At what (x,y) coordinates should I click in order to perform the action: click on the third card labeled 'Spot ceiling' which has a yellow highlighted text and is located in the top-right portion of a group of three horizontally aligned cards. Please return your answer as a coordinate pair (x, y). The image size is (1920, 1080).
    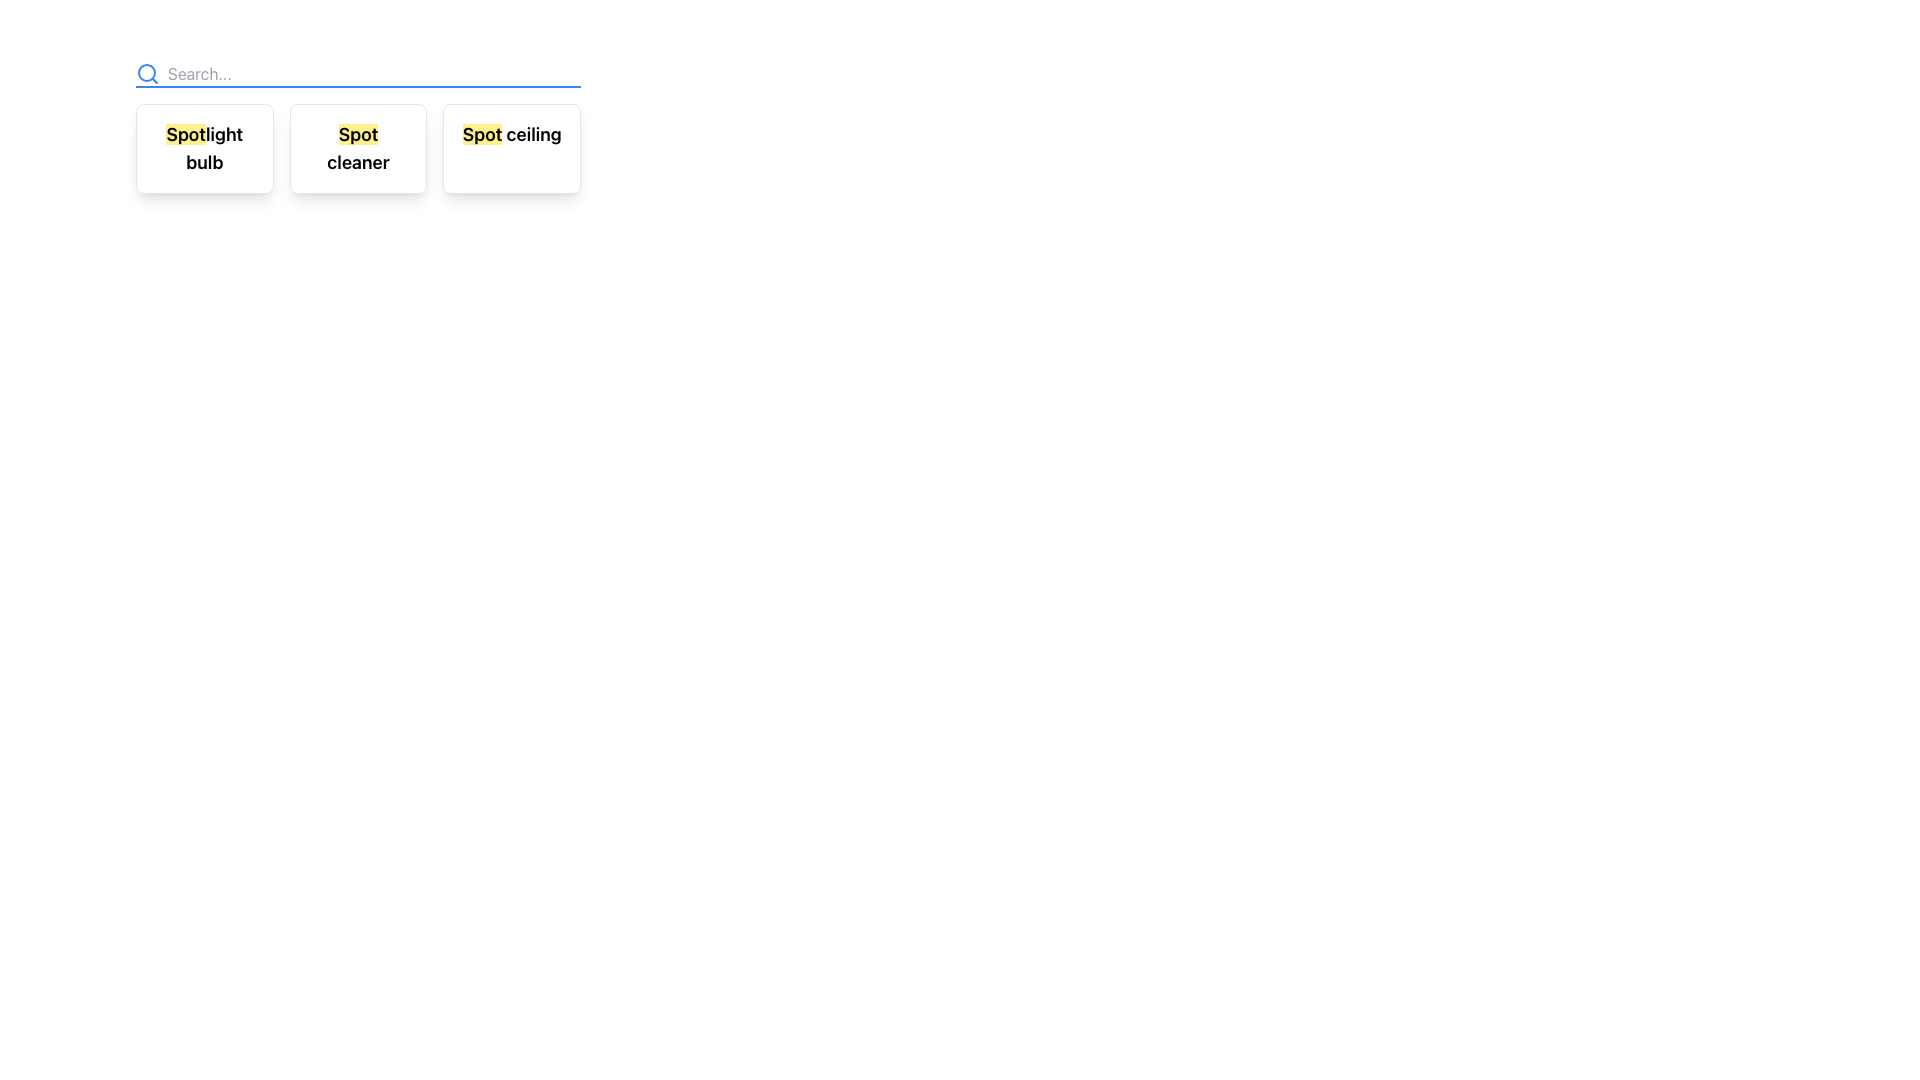
    Looking at the image, I should click on (512, 148).